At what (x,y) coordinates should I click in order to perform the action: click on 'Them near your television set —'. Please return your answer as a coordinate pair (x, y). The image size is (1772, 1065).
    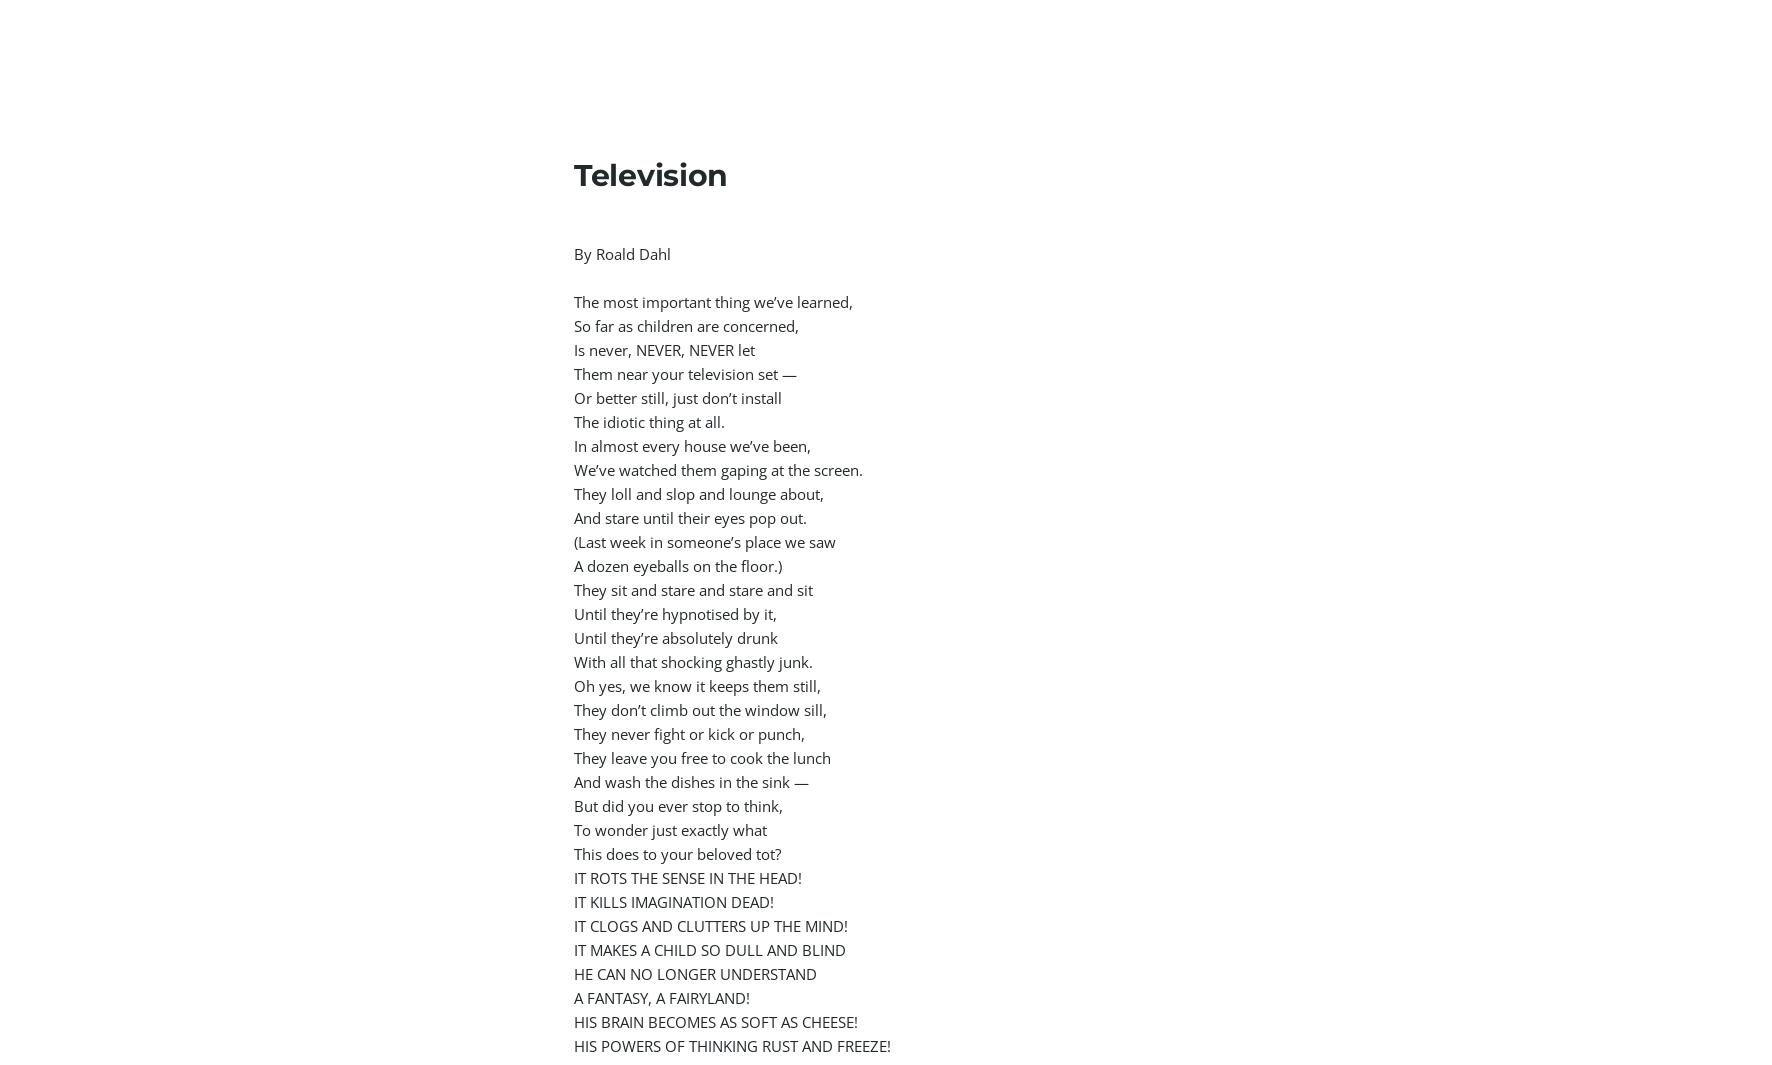
    Looking at the image, I should click on (686, 373).